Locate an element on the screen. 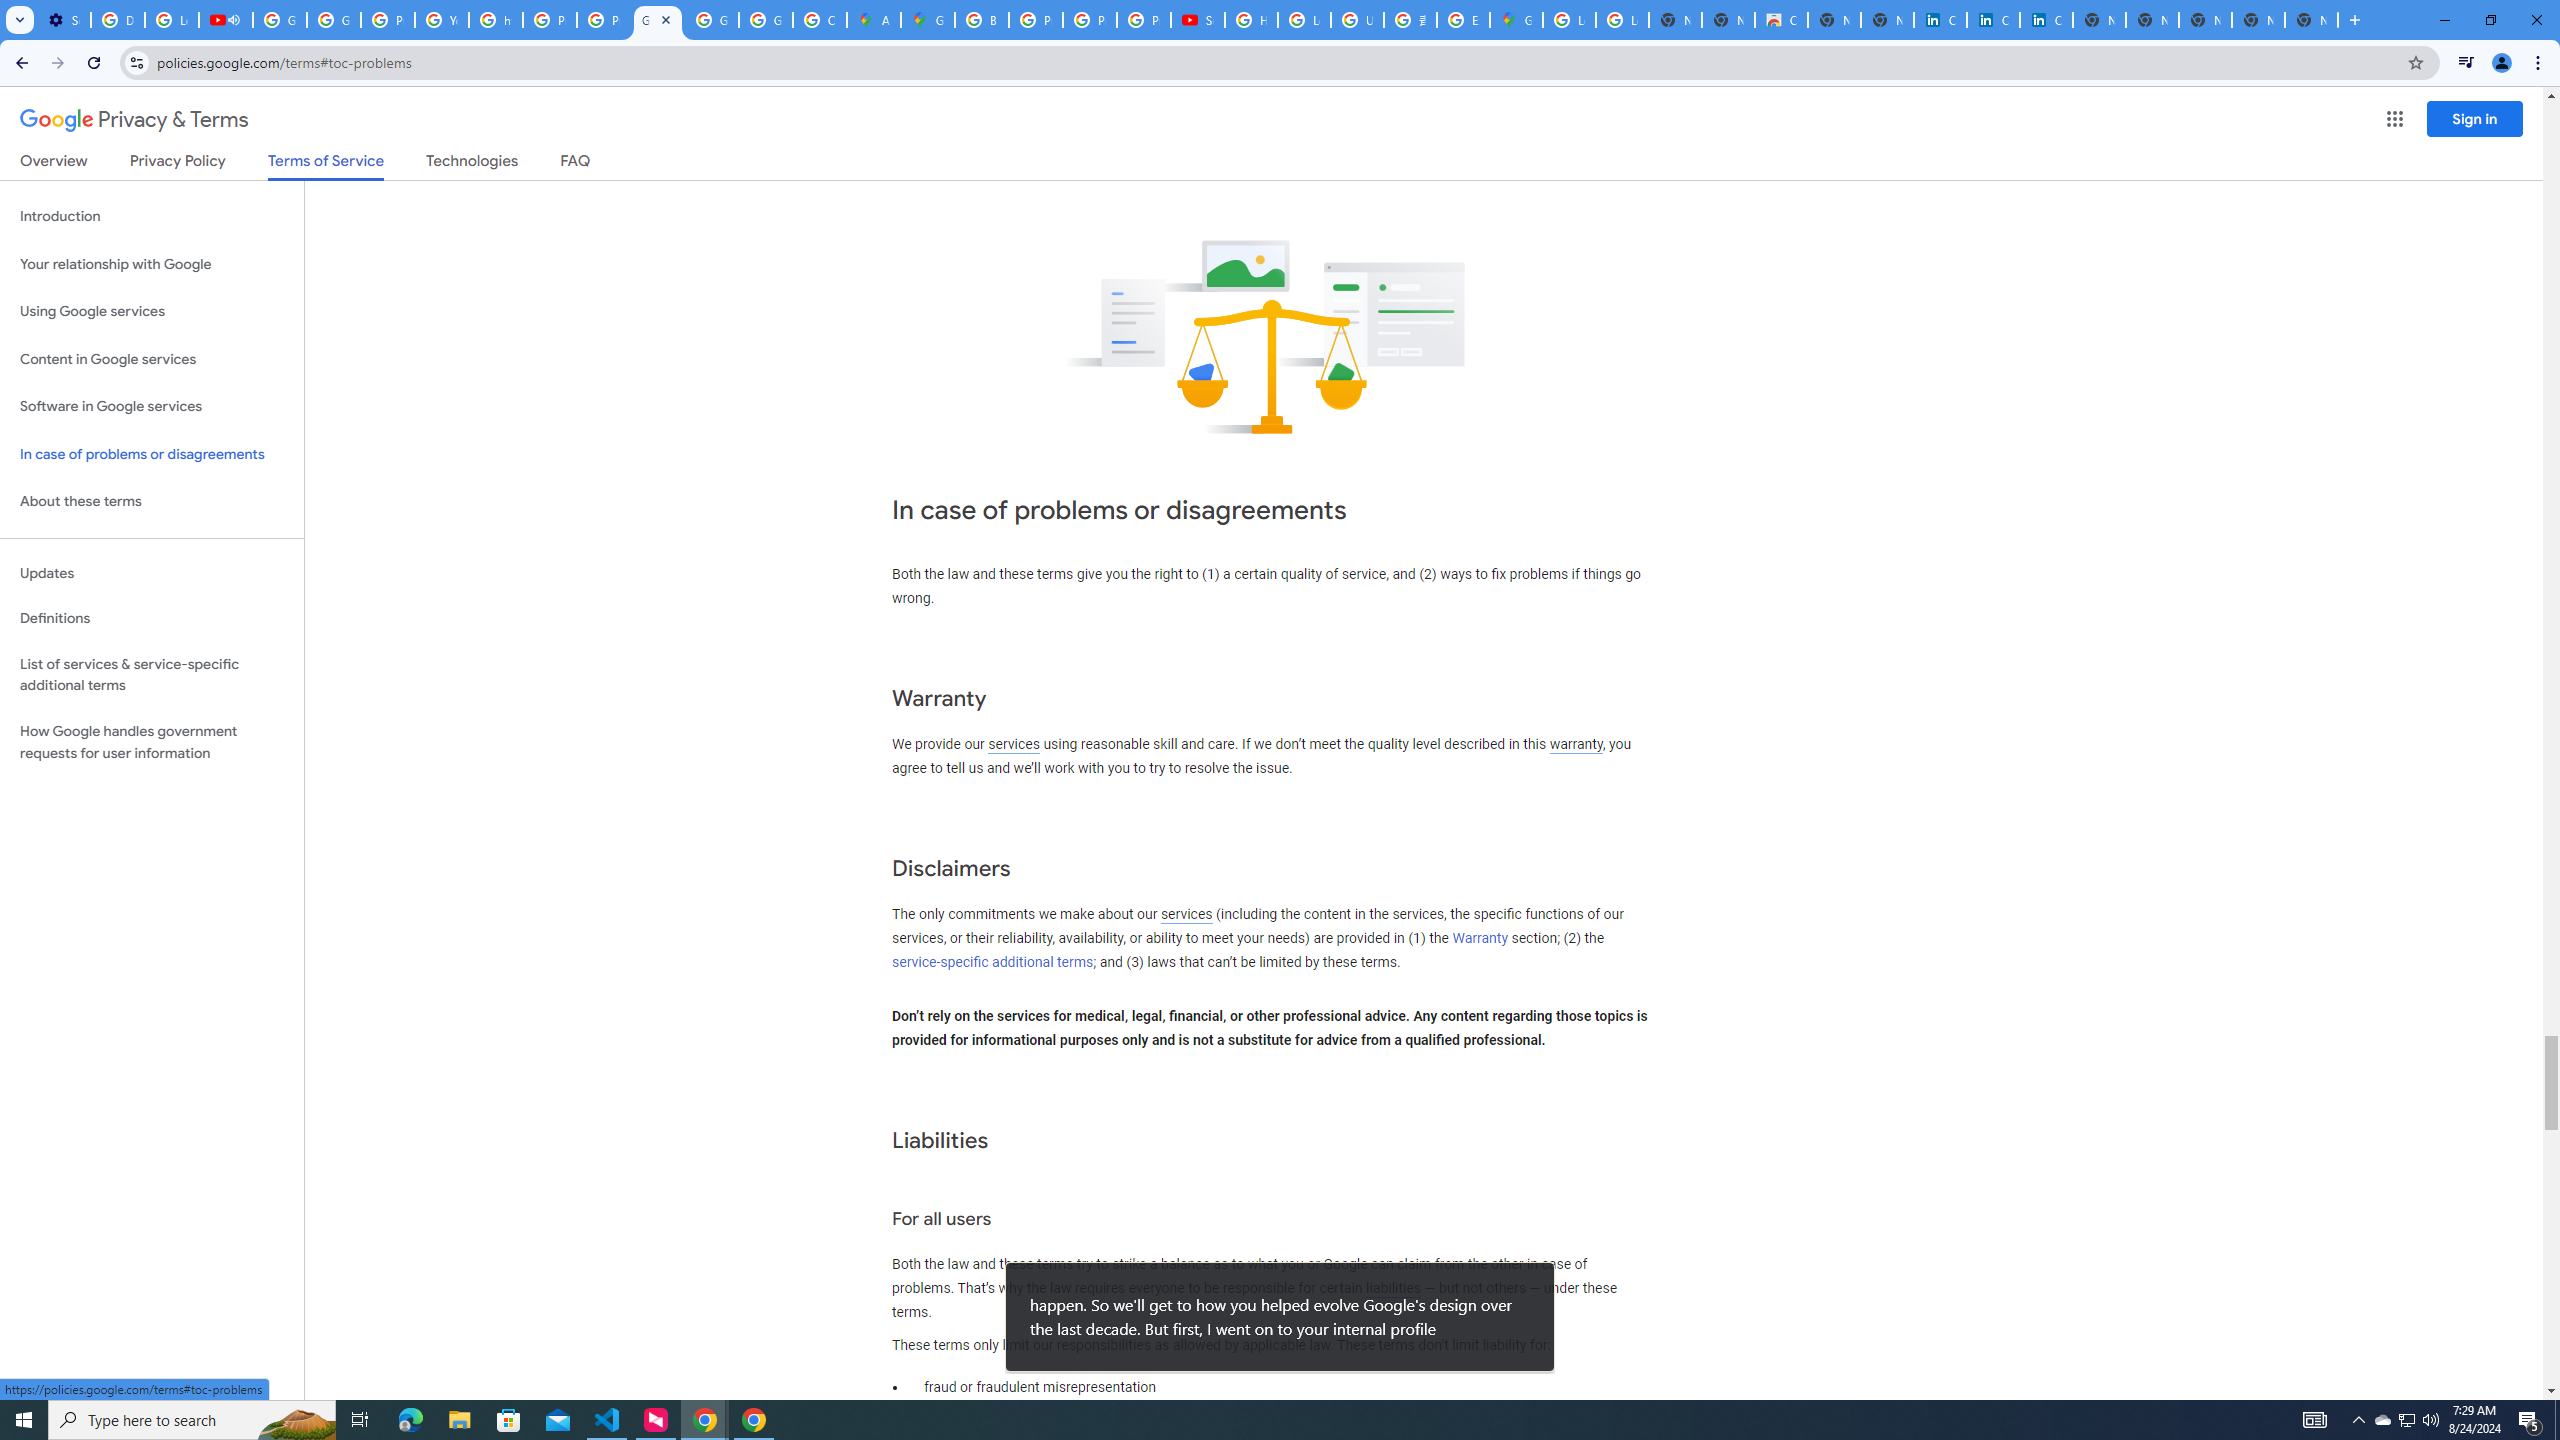 The height and width of the screenshot is (1440, 2560). 'Blogger Policies and Guidelines - Transparency Center' is located at coordinates (982, 19).